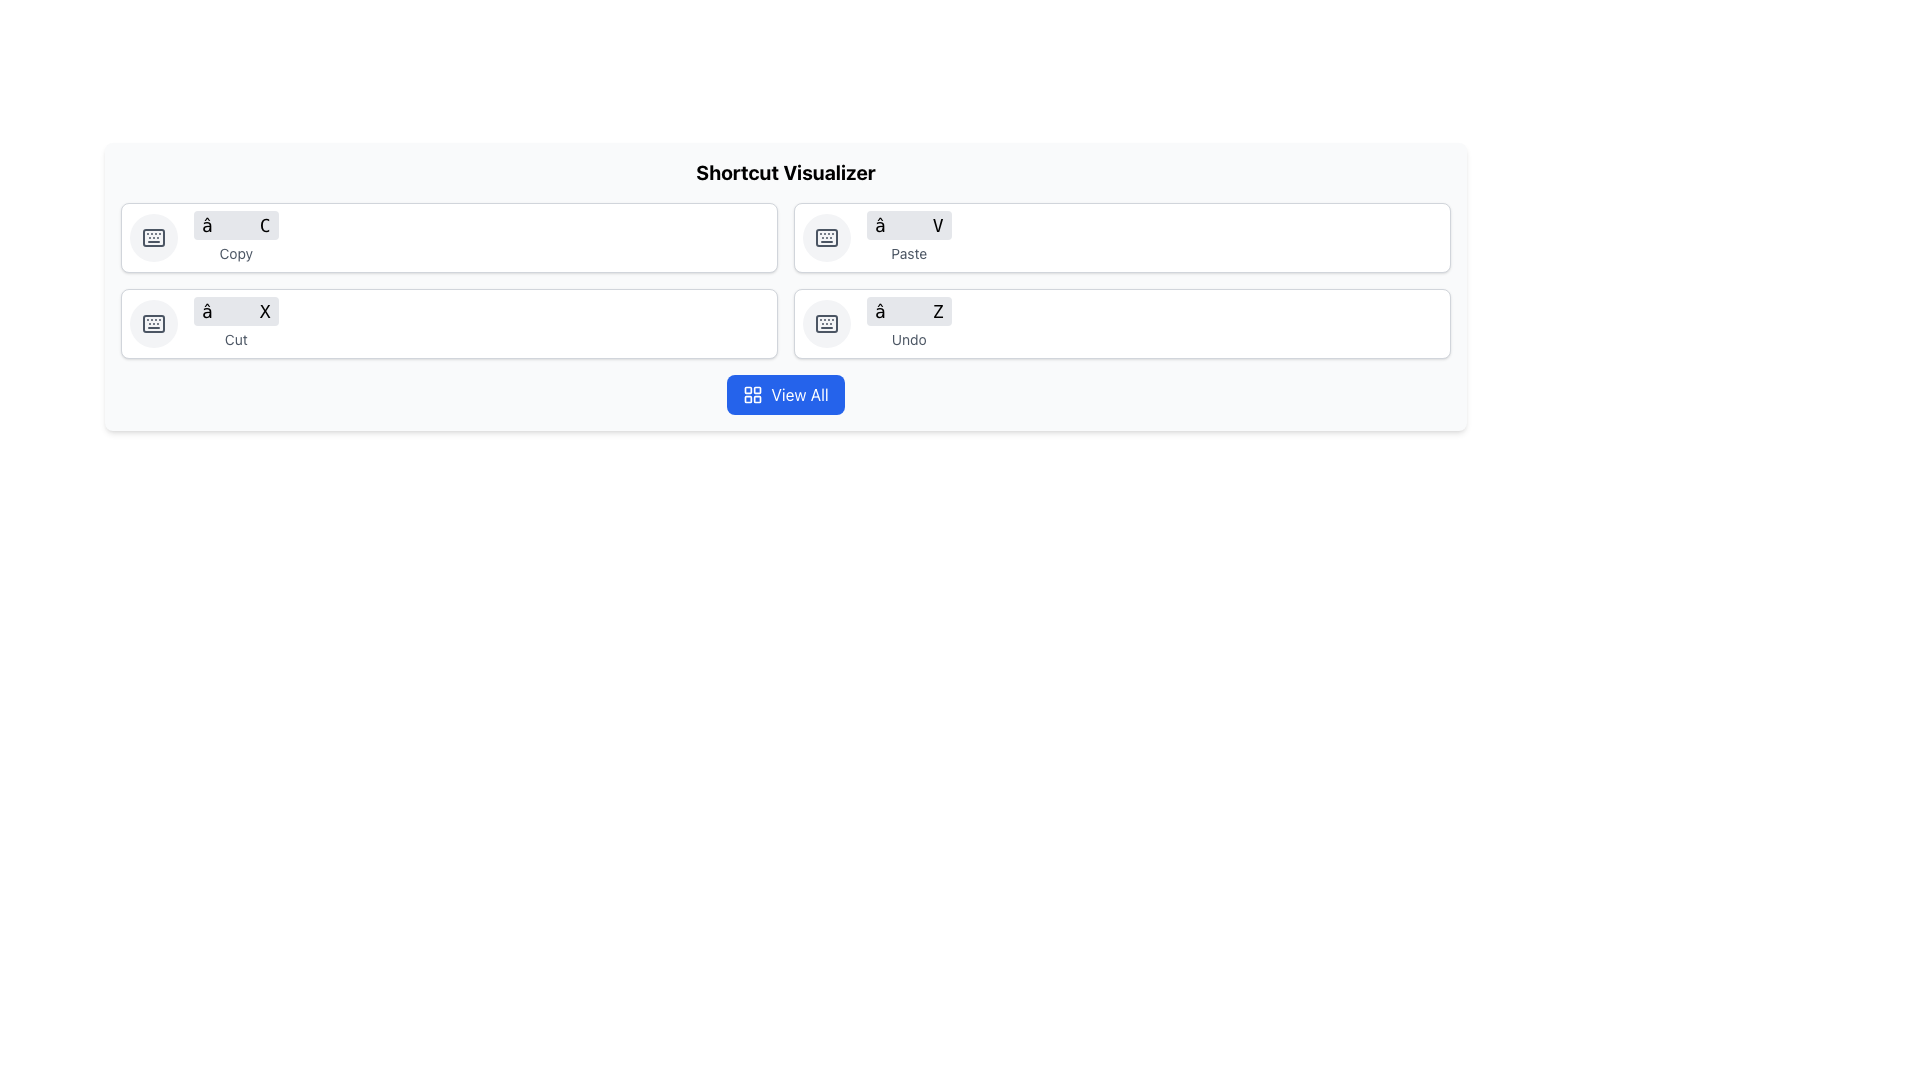  I want to click on the navigational button located at the bottom center of the interface, so click(785, 394).